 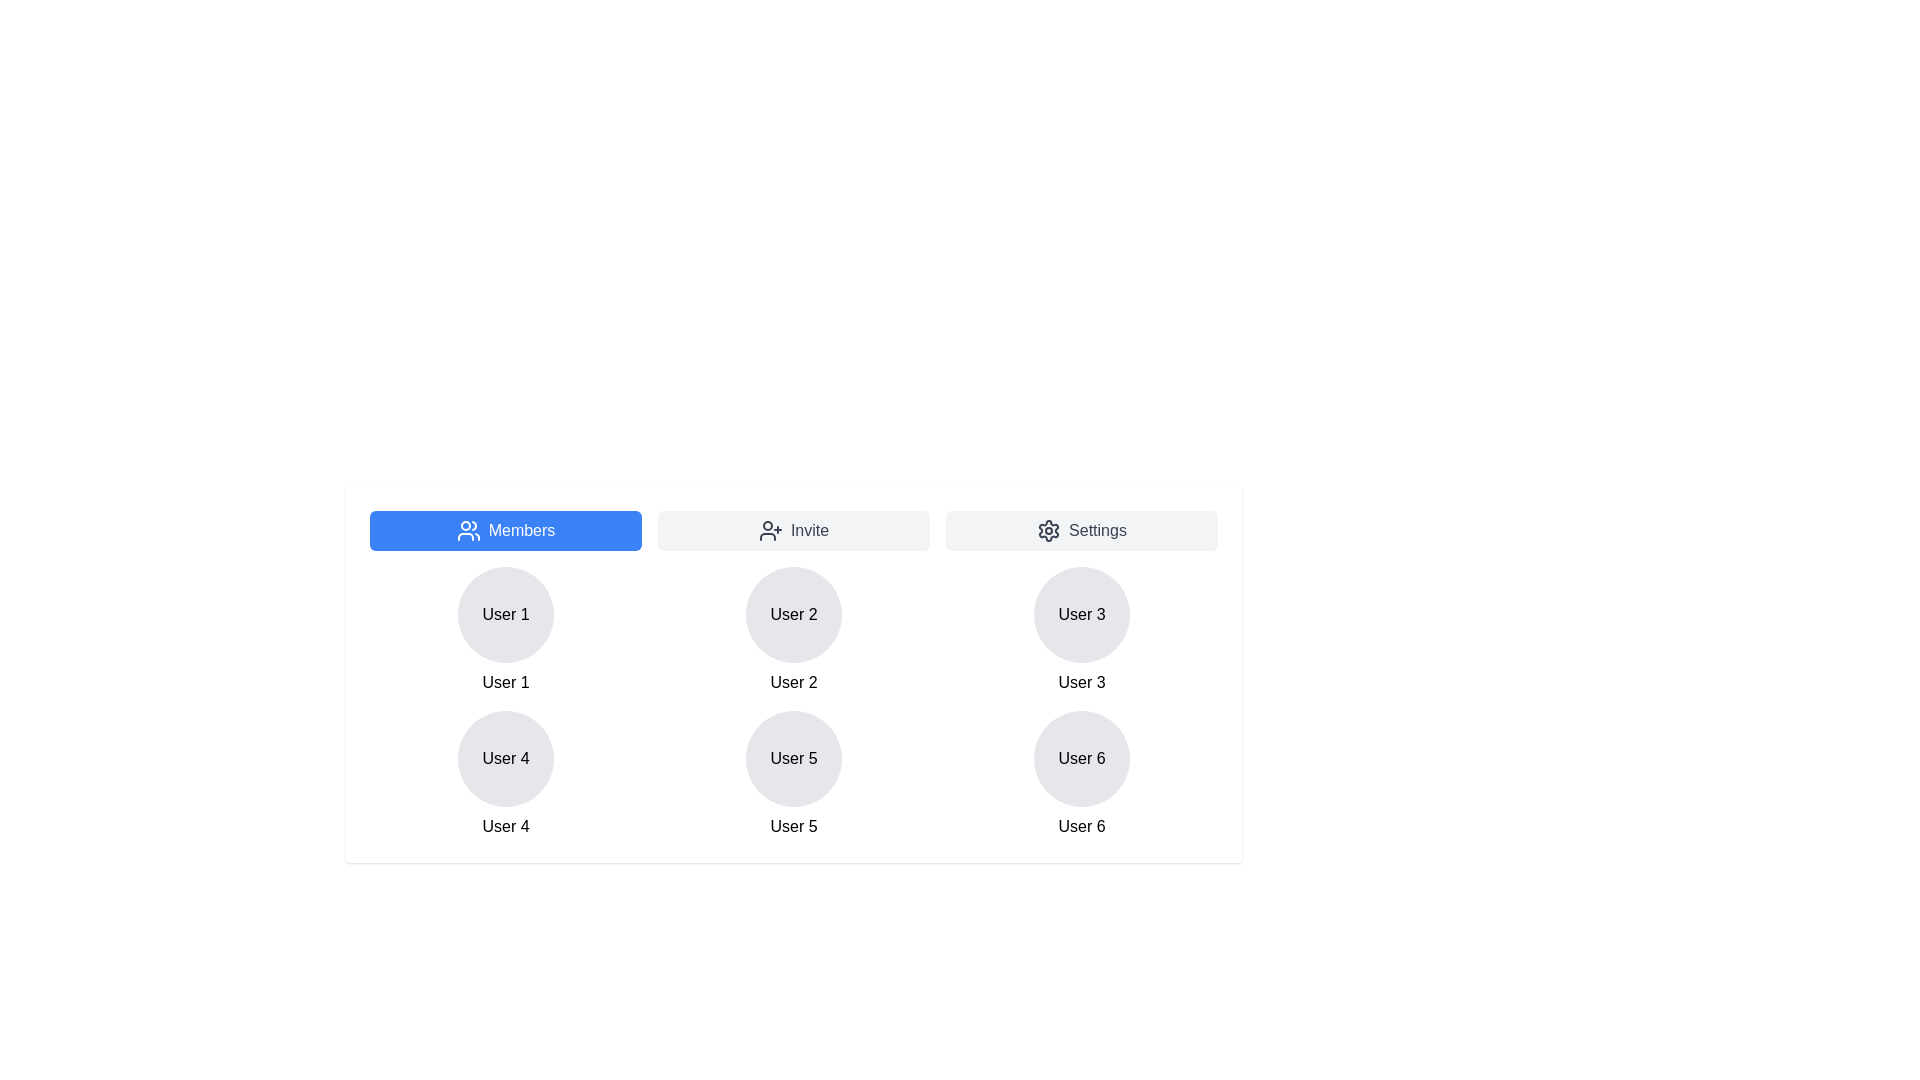 What do you see at coordinates (810, 530) in the screenshot?
I see `the text label that serves as a label for the invite button, positioned centrally in the second button-like section at the top of the interface` at bounding box center [810, 530].